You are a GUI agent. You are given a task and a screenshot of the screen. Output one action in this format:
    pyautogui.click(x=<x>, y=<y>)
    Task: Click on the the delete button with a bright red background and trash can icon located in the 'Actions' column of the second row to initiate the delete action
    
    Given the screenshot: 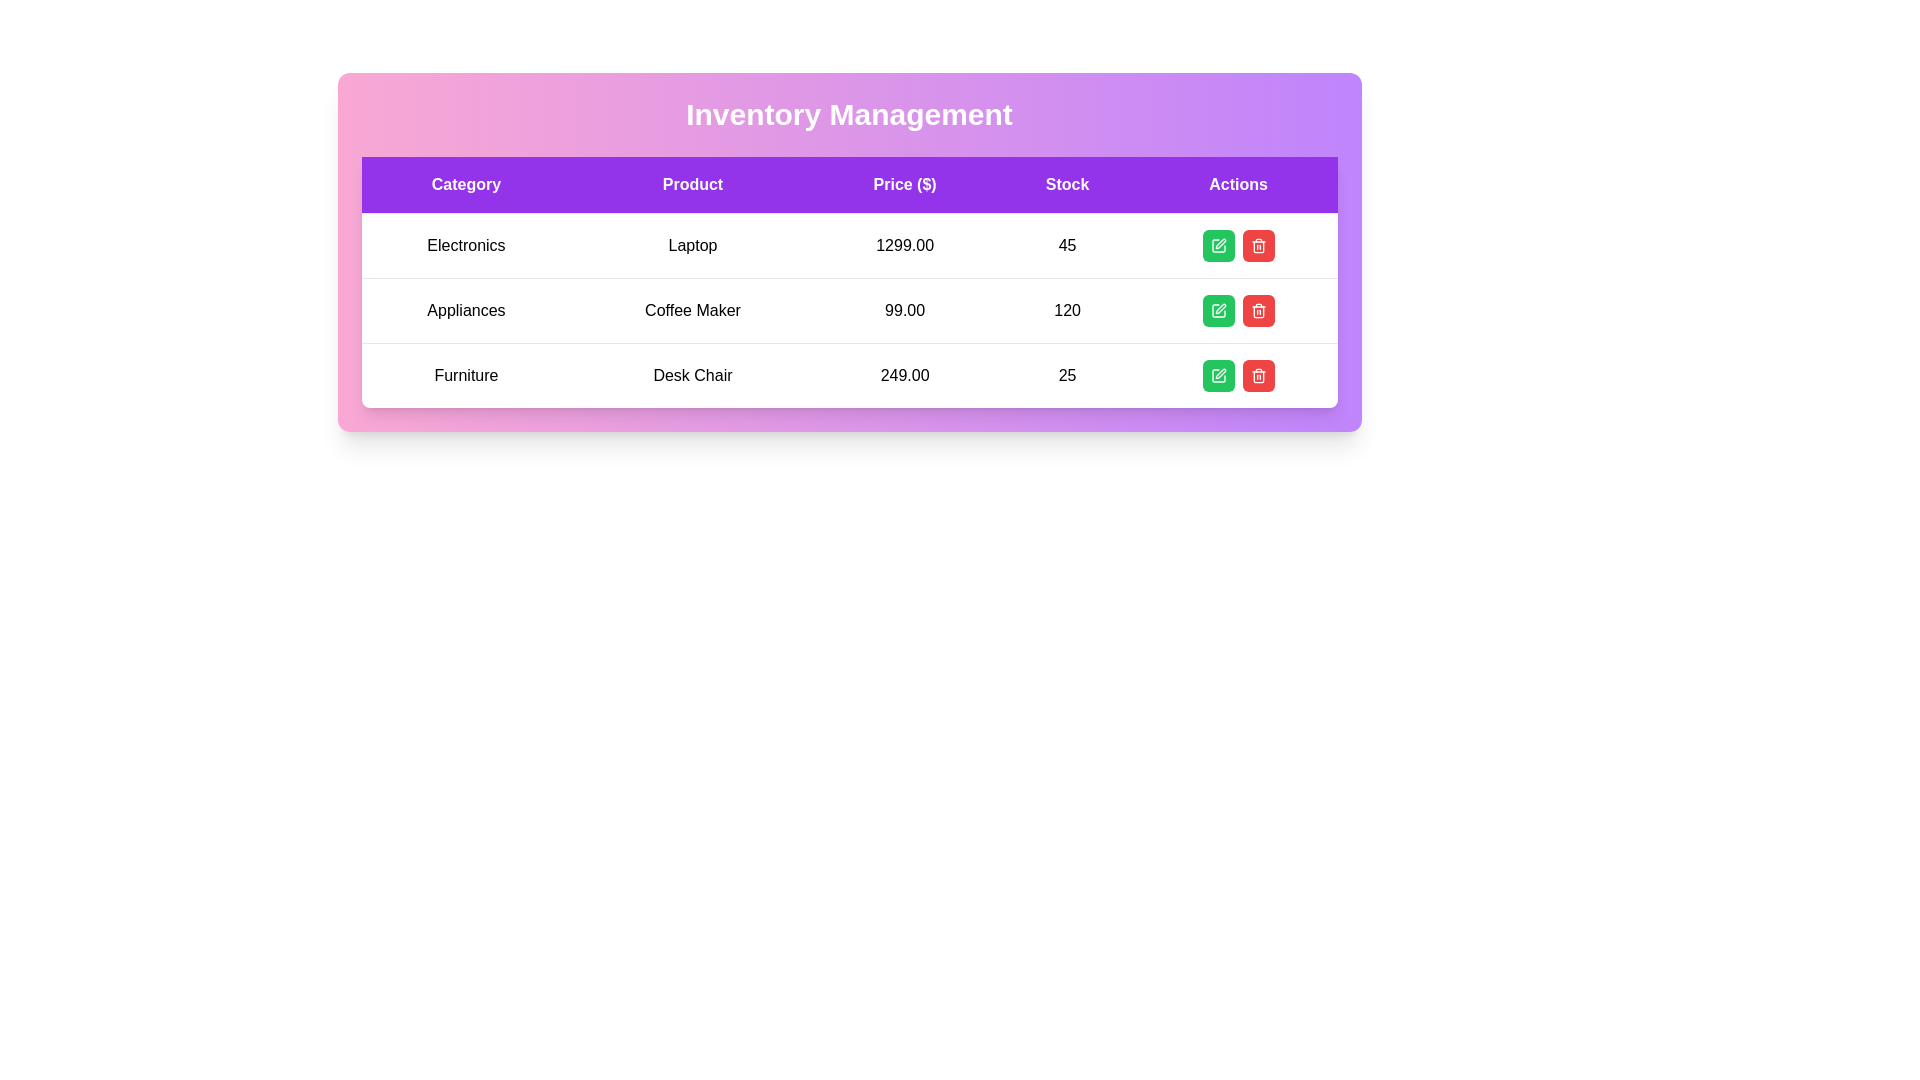 What is the action you would take?
    pyautogui.click(x=1257, y=311)
    